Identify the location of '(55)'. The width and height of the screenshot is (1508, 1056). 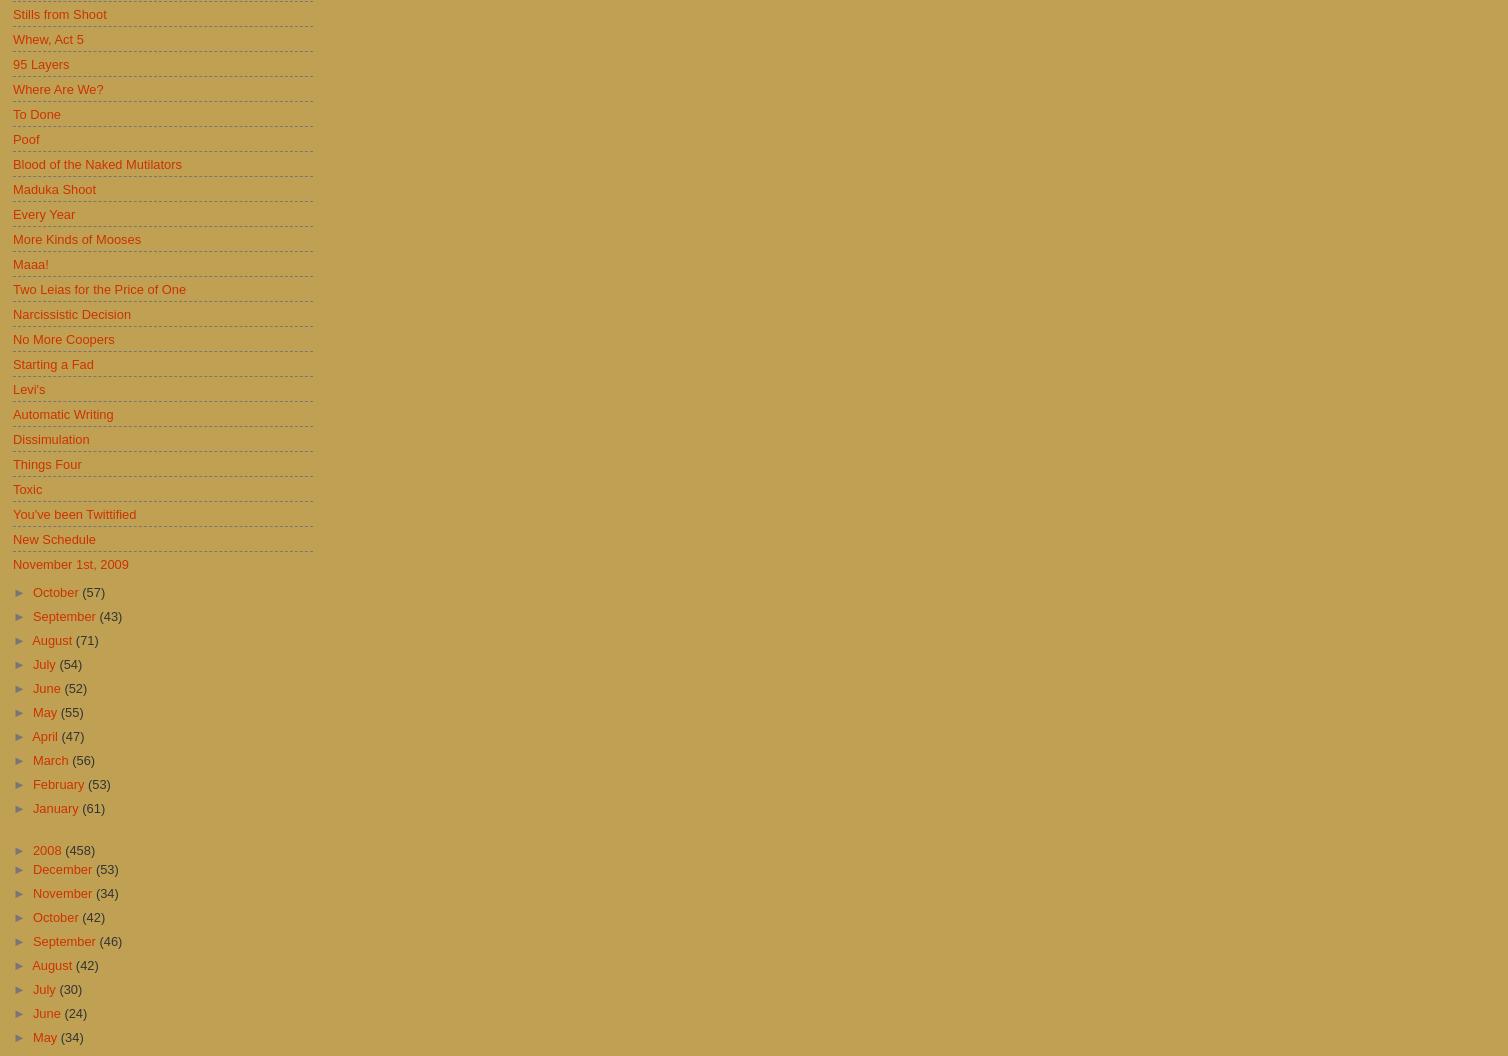
(60, 712).